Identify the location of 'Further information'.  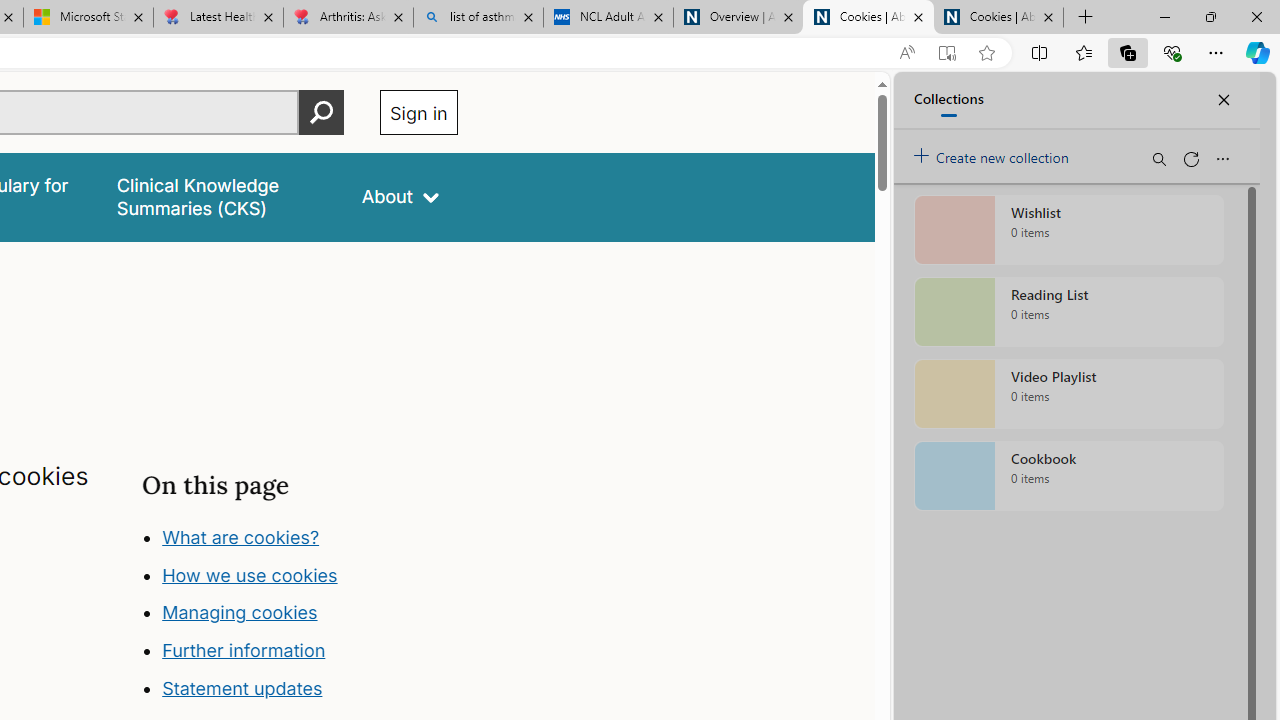
(243, 650).